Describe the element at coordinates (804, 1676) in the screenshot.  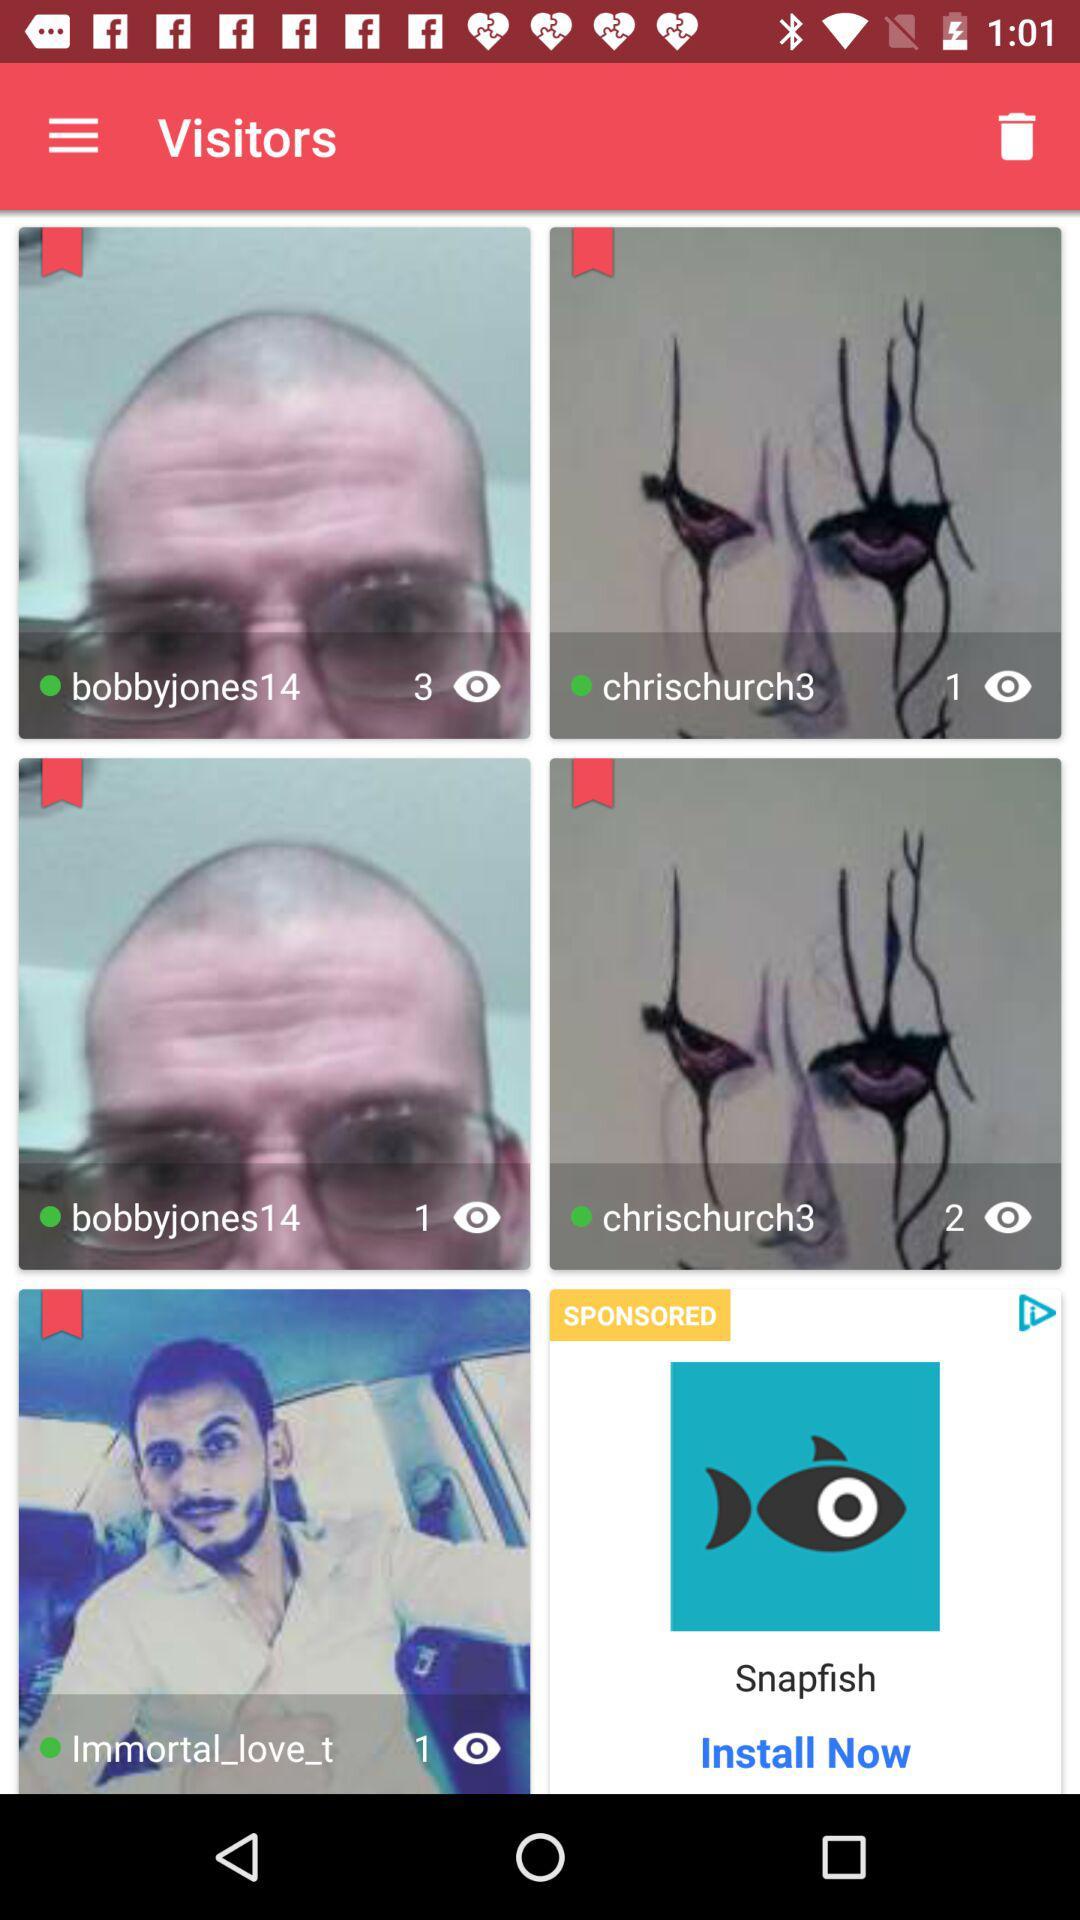
I see `snapfish` at that location.